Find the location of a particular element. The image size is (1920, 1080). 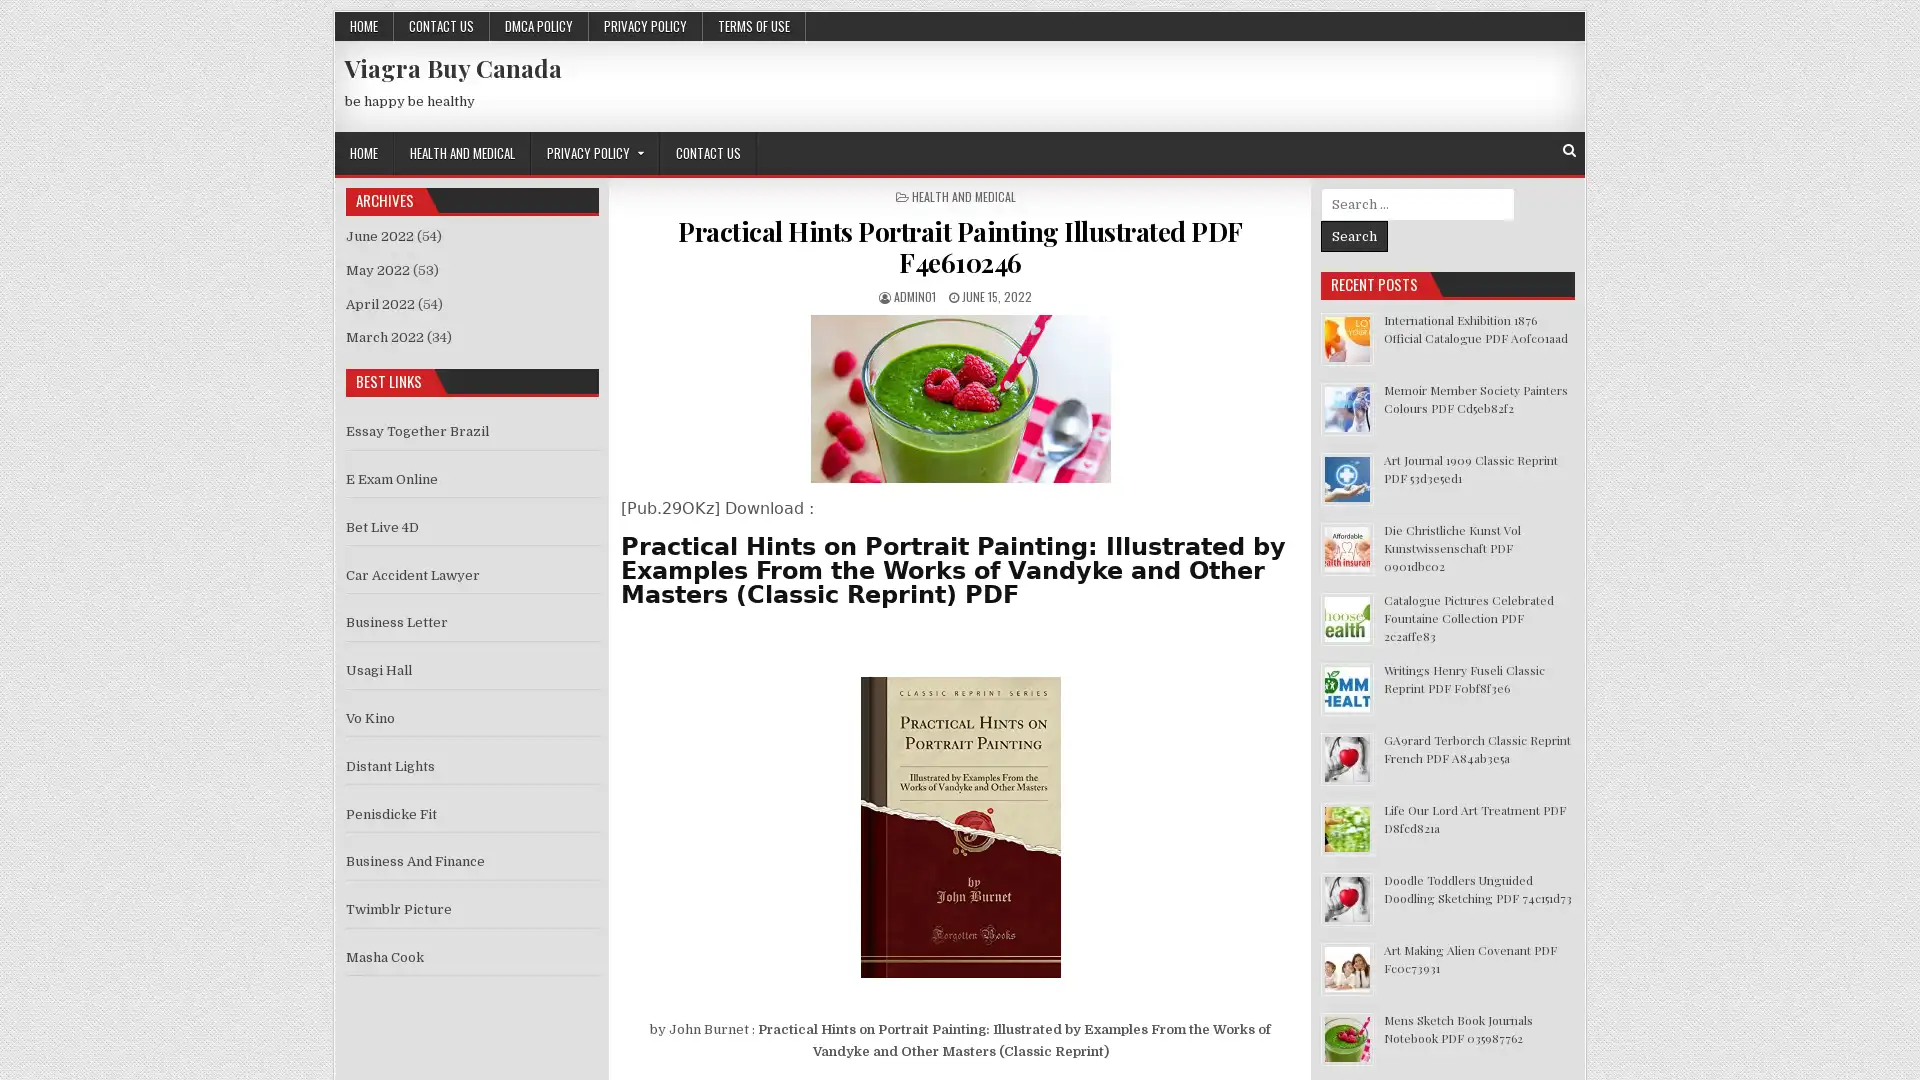

Search is located at coordinates (1354, 235).